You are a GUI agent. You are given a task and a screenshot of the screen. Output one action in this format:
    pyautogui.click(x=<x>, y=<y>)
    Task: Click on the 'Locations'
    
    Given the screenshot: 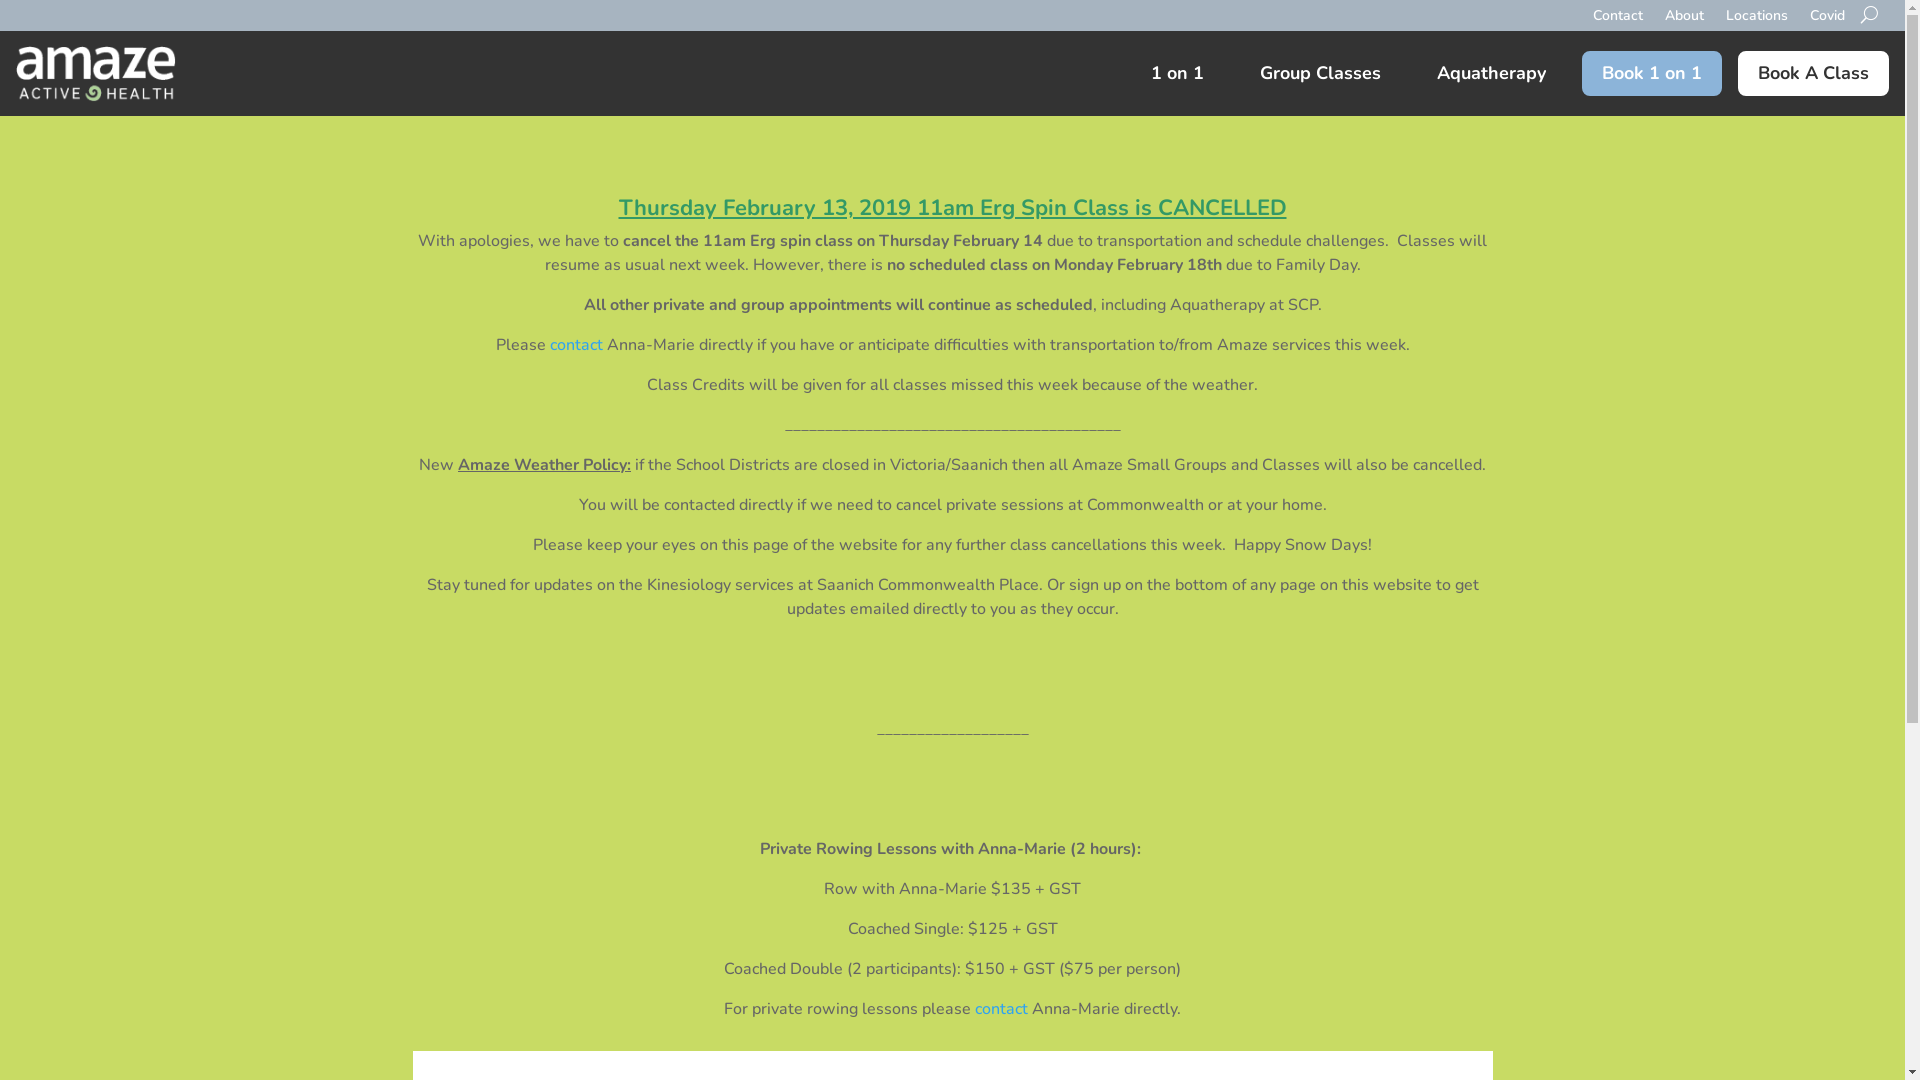 What is the action you would take?
    pyautogui.click(x=1755, y=30)
    